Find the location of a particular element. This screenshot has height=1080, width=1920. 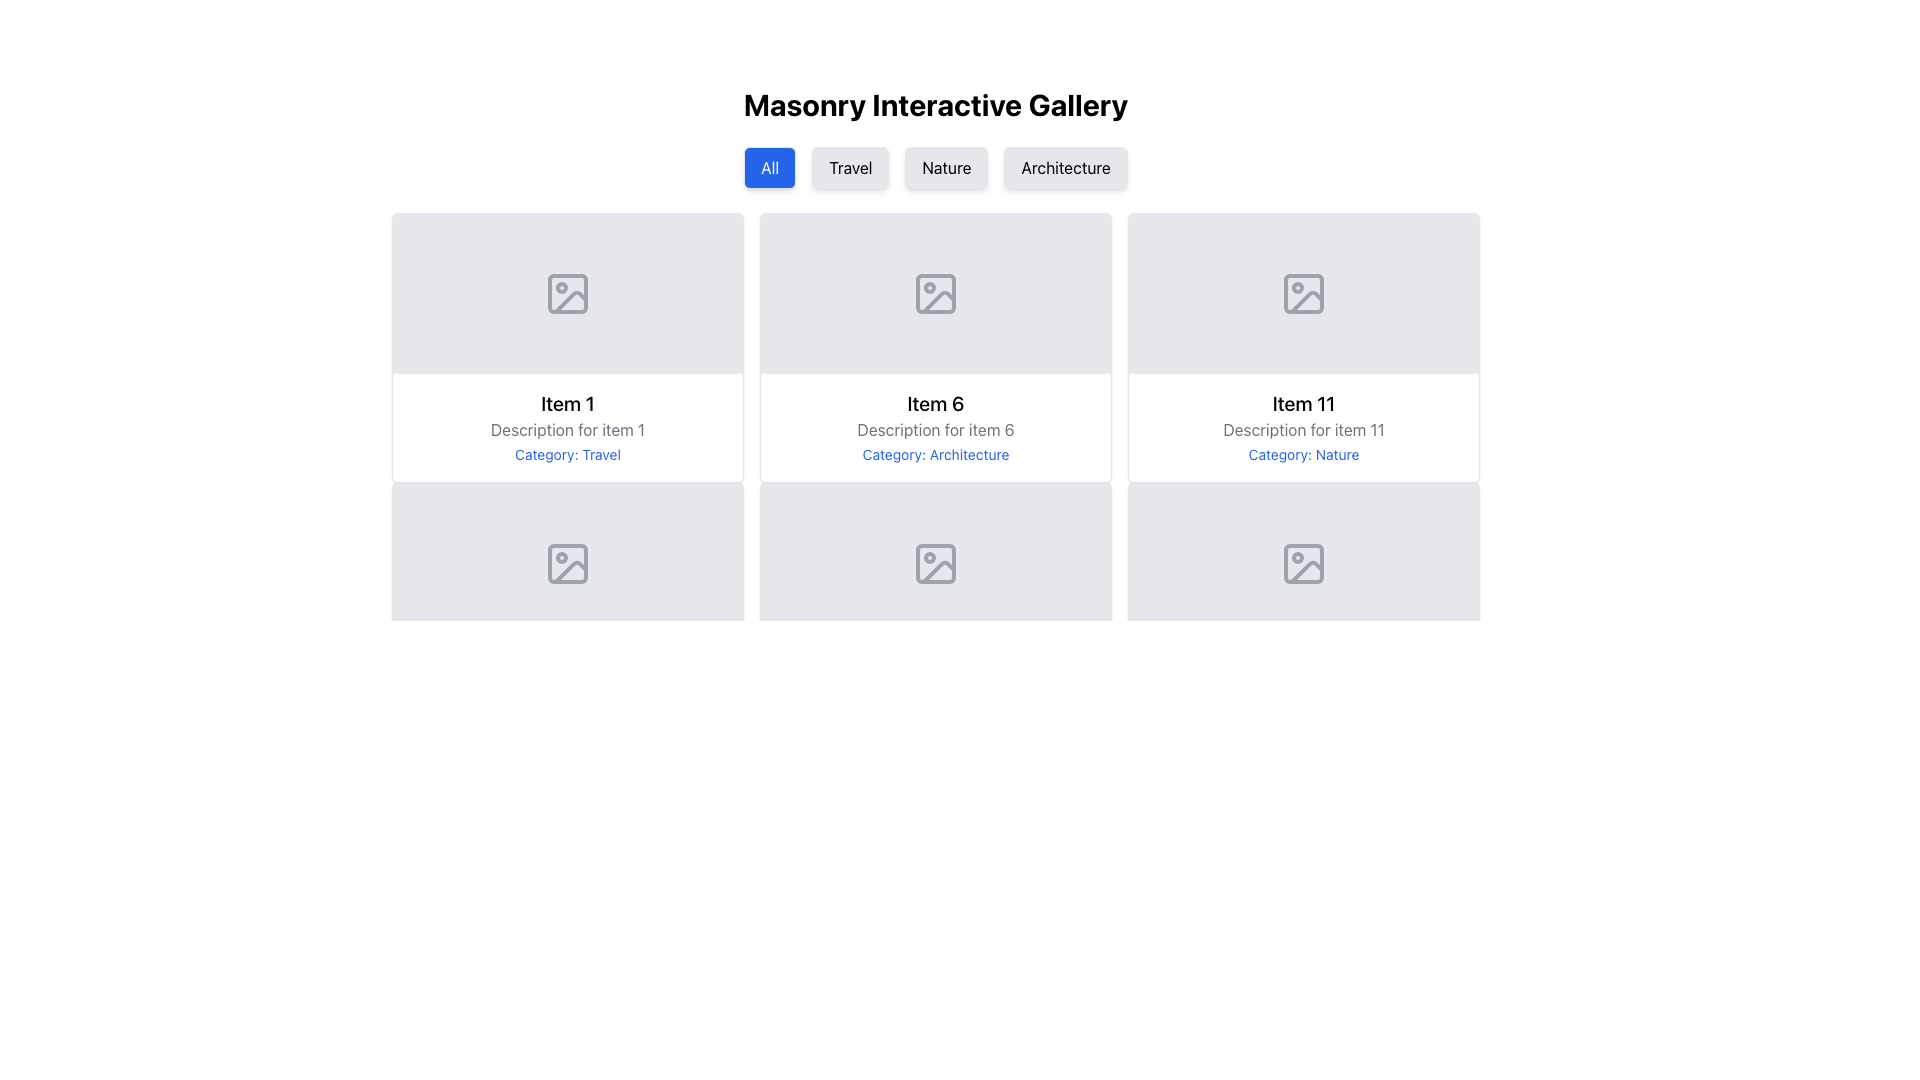

text from the text block that contains the heading 'Item 11', the description 'Description for item 11', and the category label 'Category: Nature' is located at coordinates (1304, 427).